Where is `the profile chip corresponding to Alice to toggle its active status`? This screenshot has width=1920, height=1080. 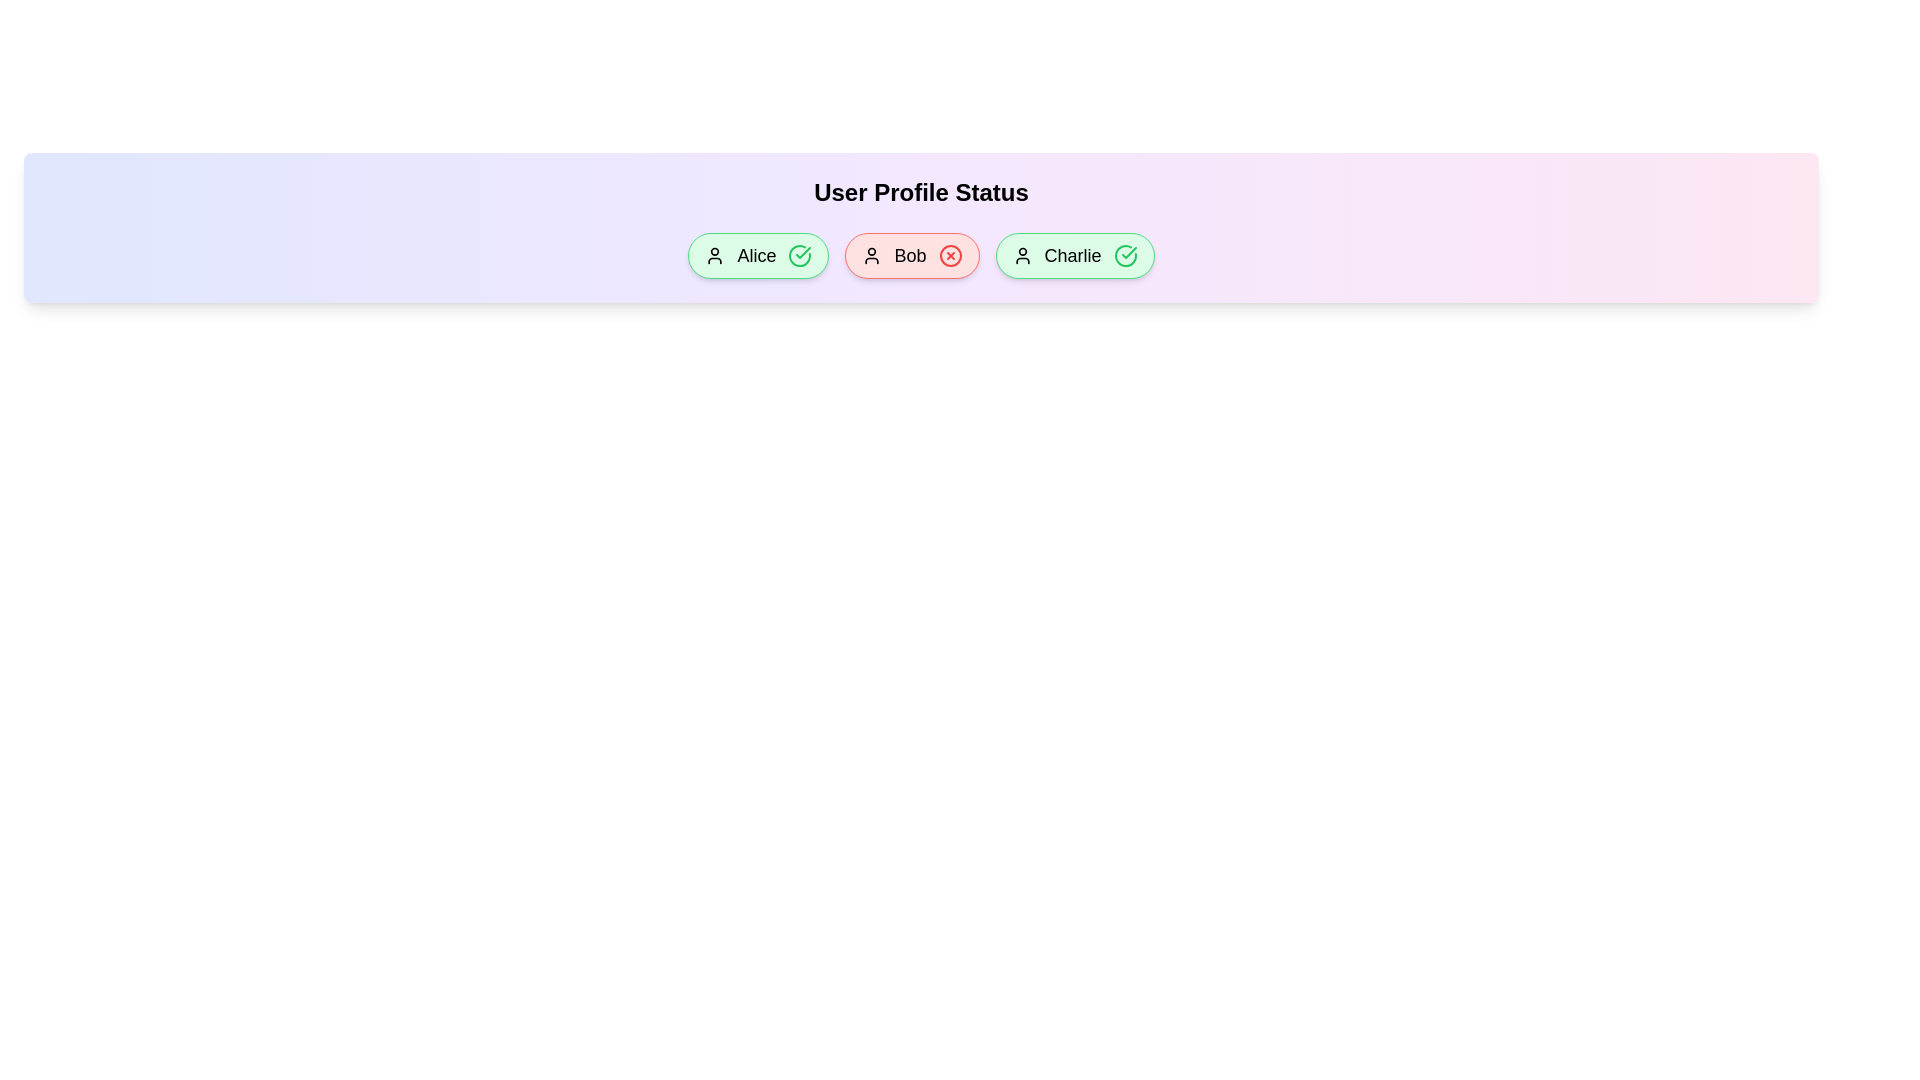
the profile chip corresponding to Alice to toggle its active status is located at coordinates (757, 254).